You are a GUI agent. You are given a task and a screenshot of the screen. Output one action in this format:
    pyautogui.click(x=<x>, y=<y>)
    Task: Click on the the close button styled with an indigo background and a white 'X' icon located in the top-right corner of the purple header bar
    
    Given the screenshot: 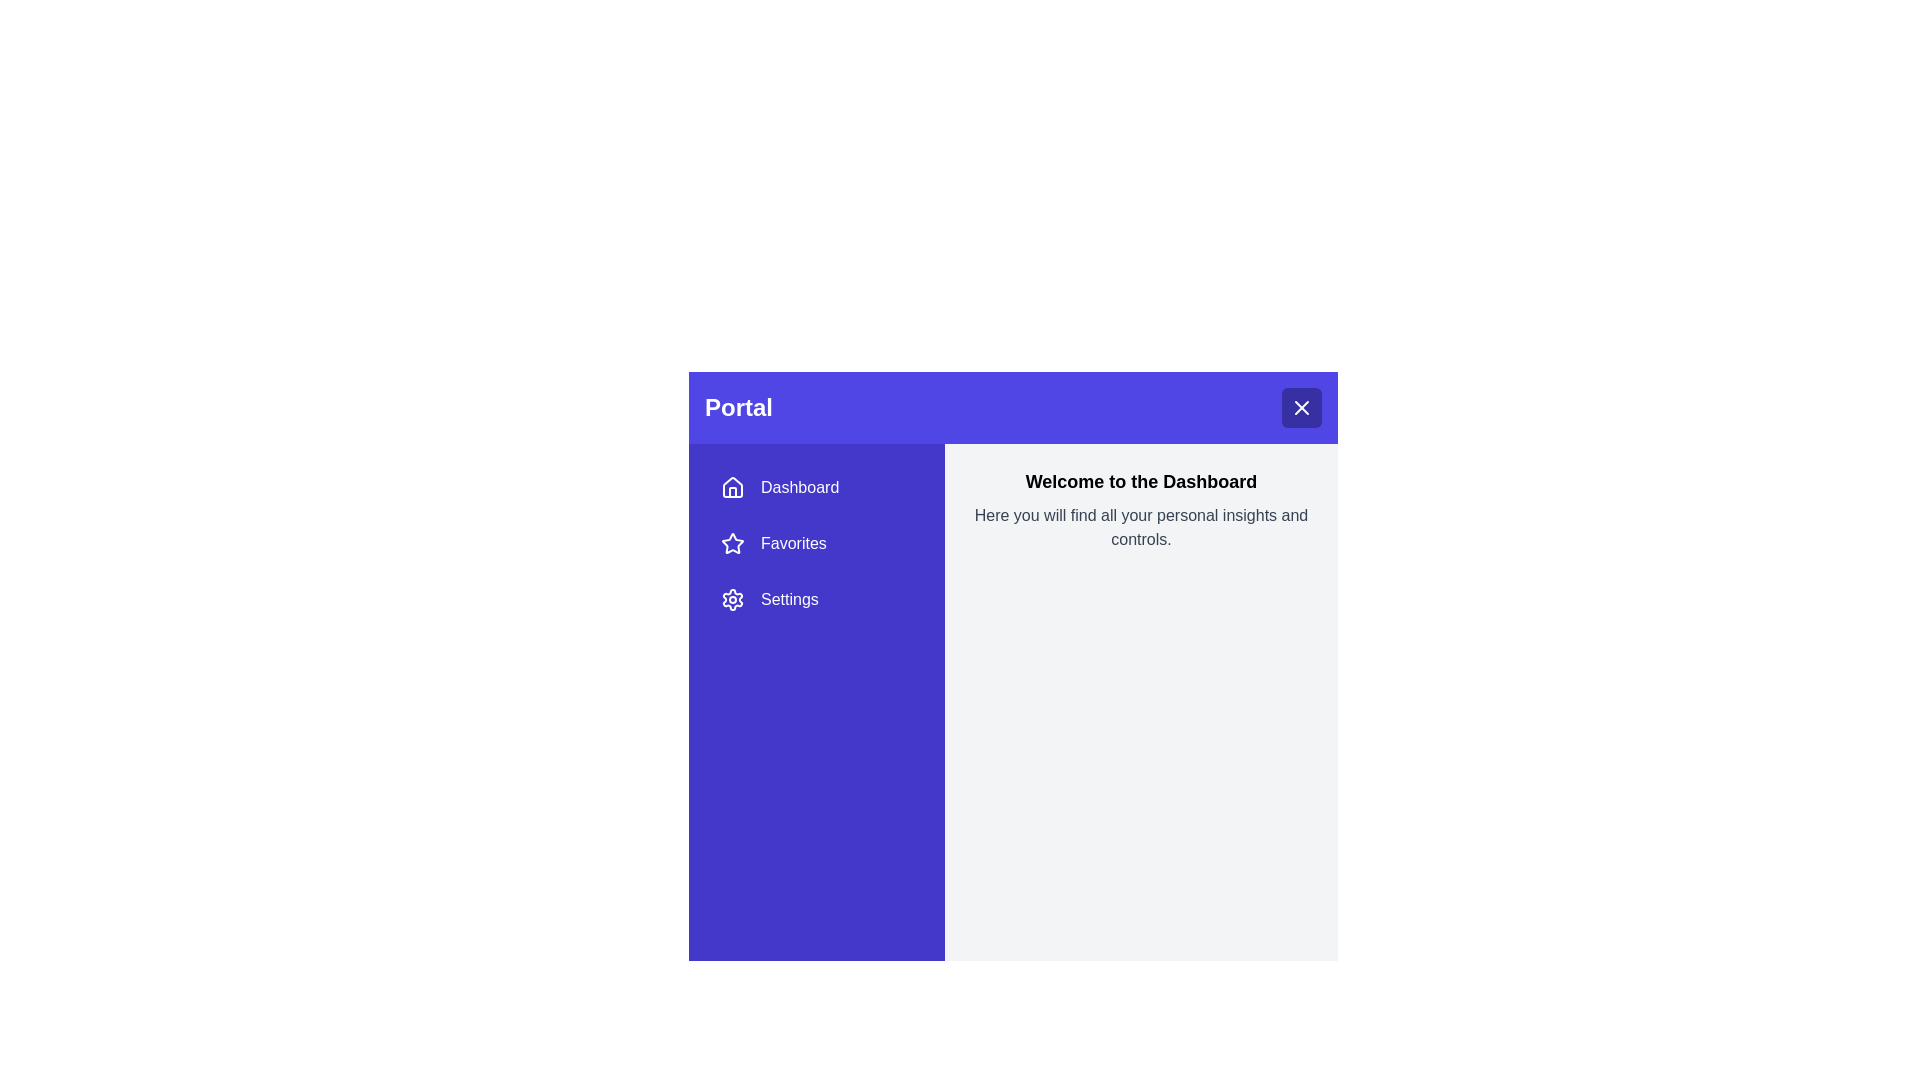 What is the action you would take?
    pyautogui.click(x=1301, y=407)
    